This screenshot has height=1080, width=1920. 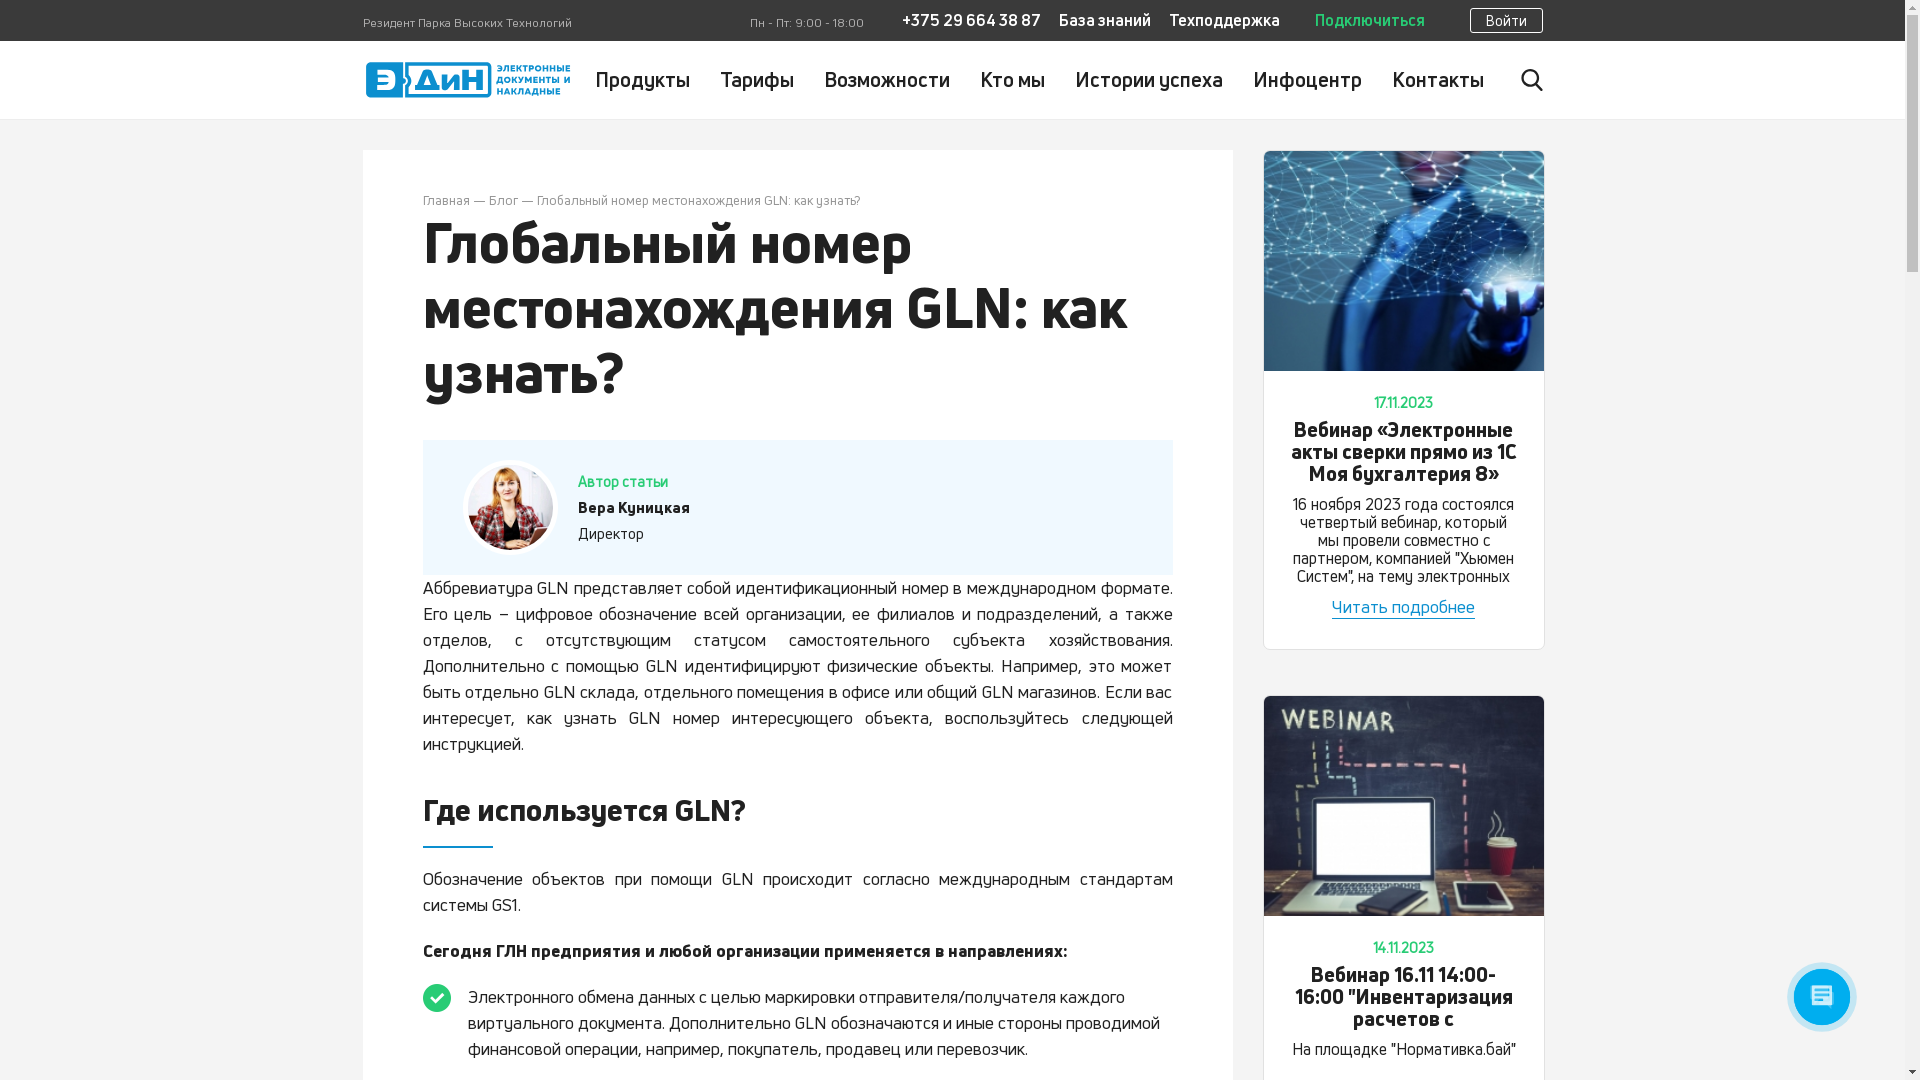 What do you see at coordinates (901, 20) in the screenshot?
I see `'+375 29 664 38 87'` at bounding box center [901, 20].